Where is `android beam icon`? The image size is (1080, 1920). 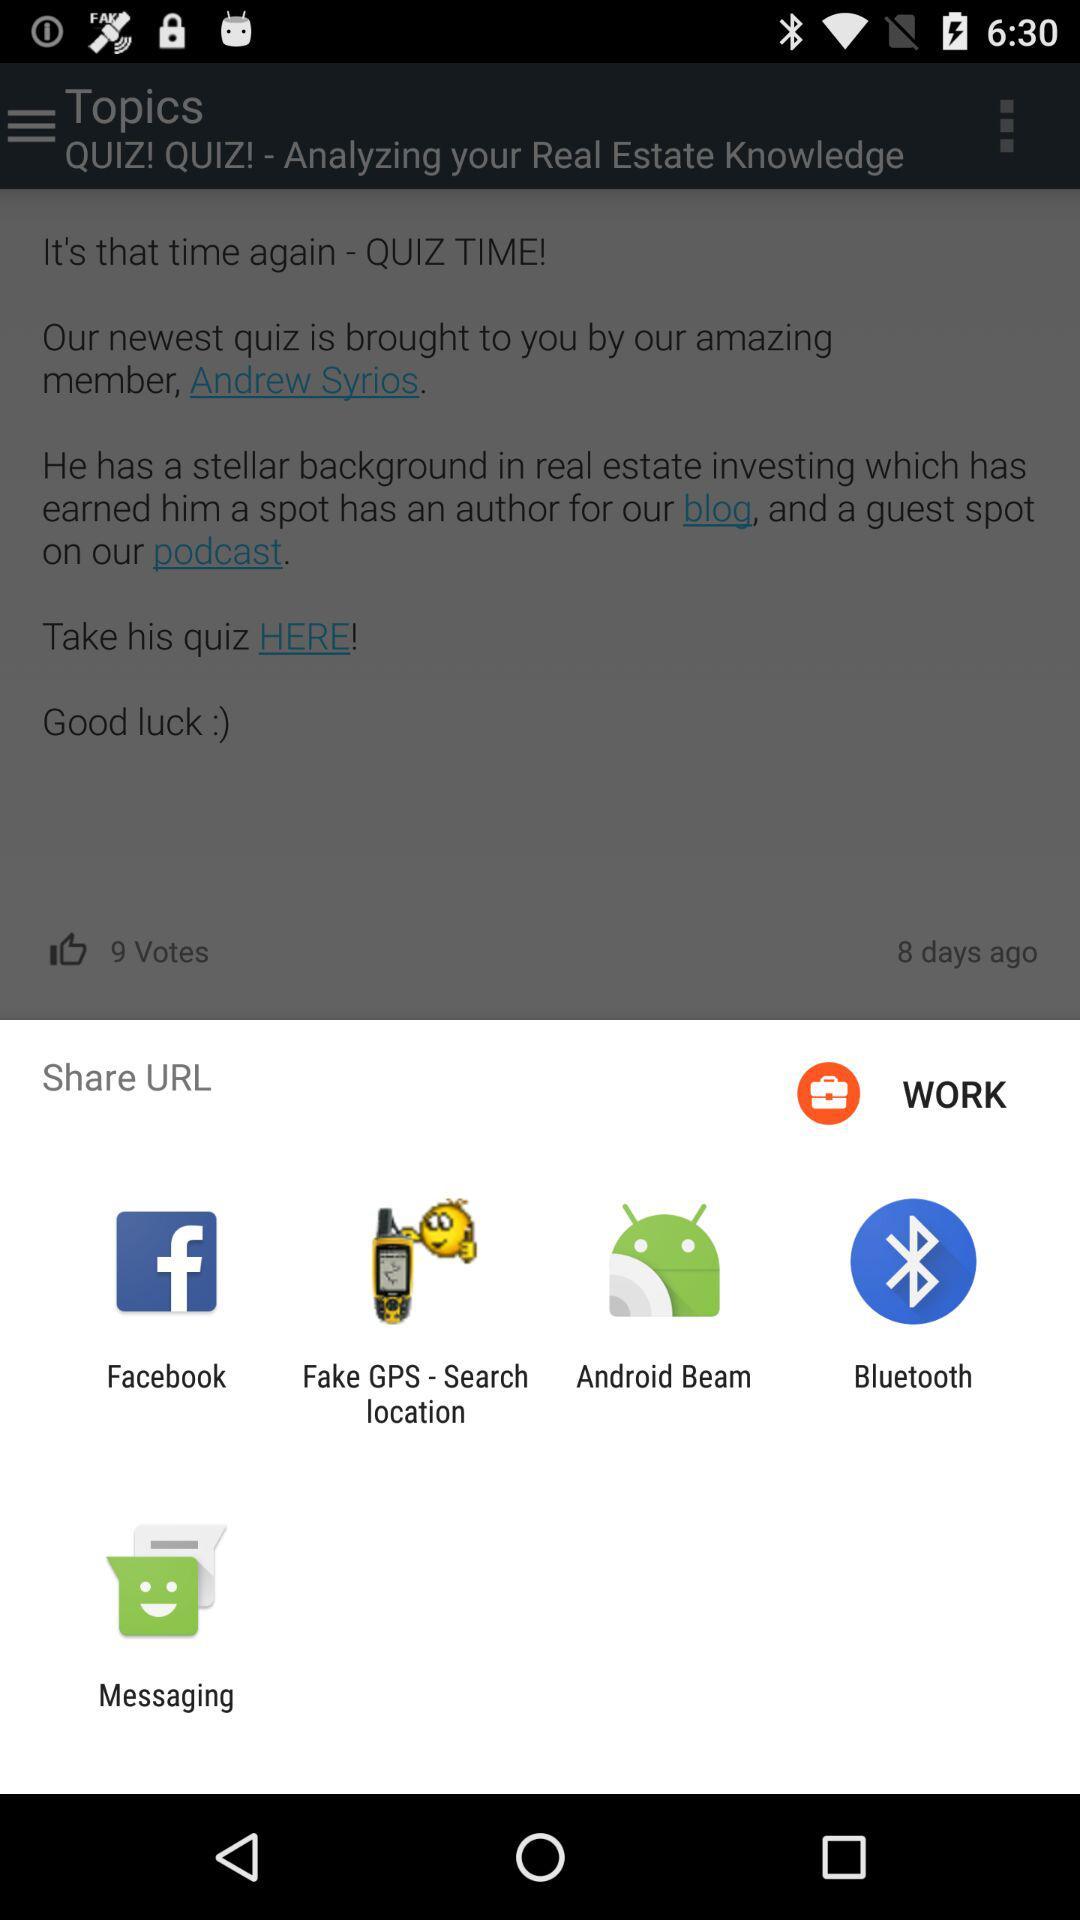
android beam icon is located at coordinates (664, 1392).